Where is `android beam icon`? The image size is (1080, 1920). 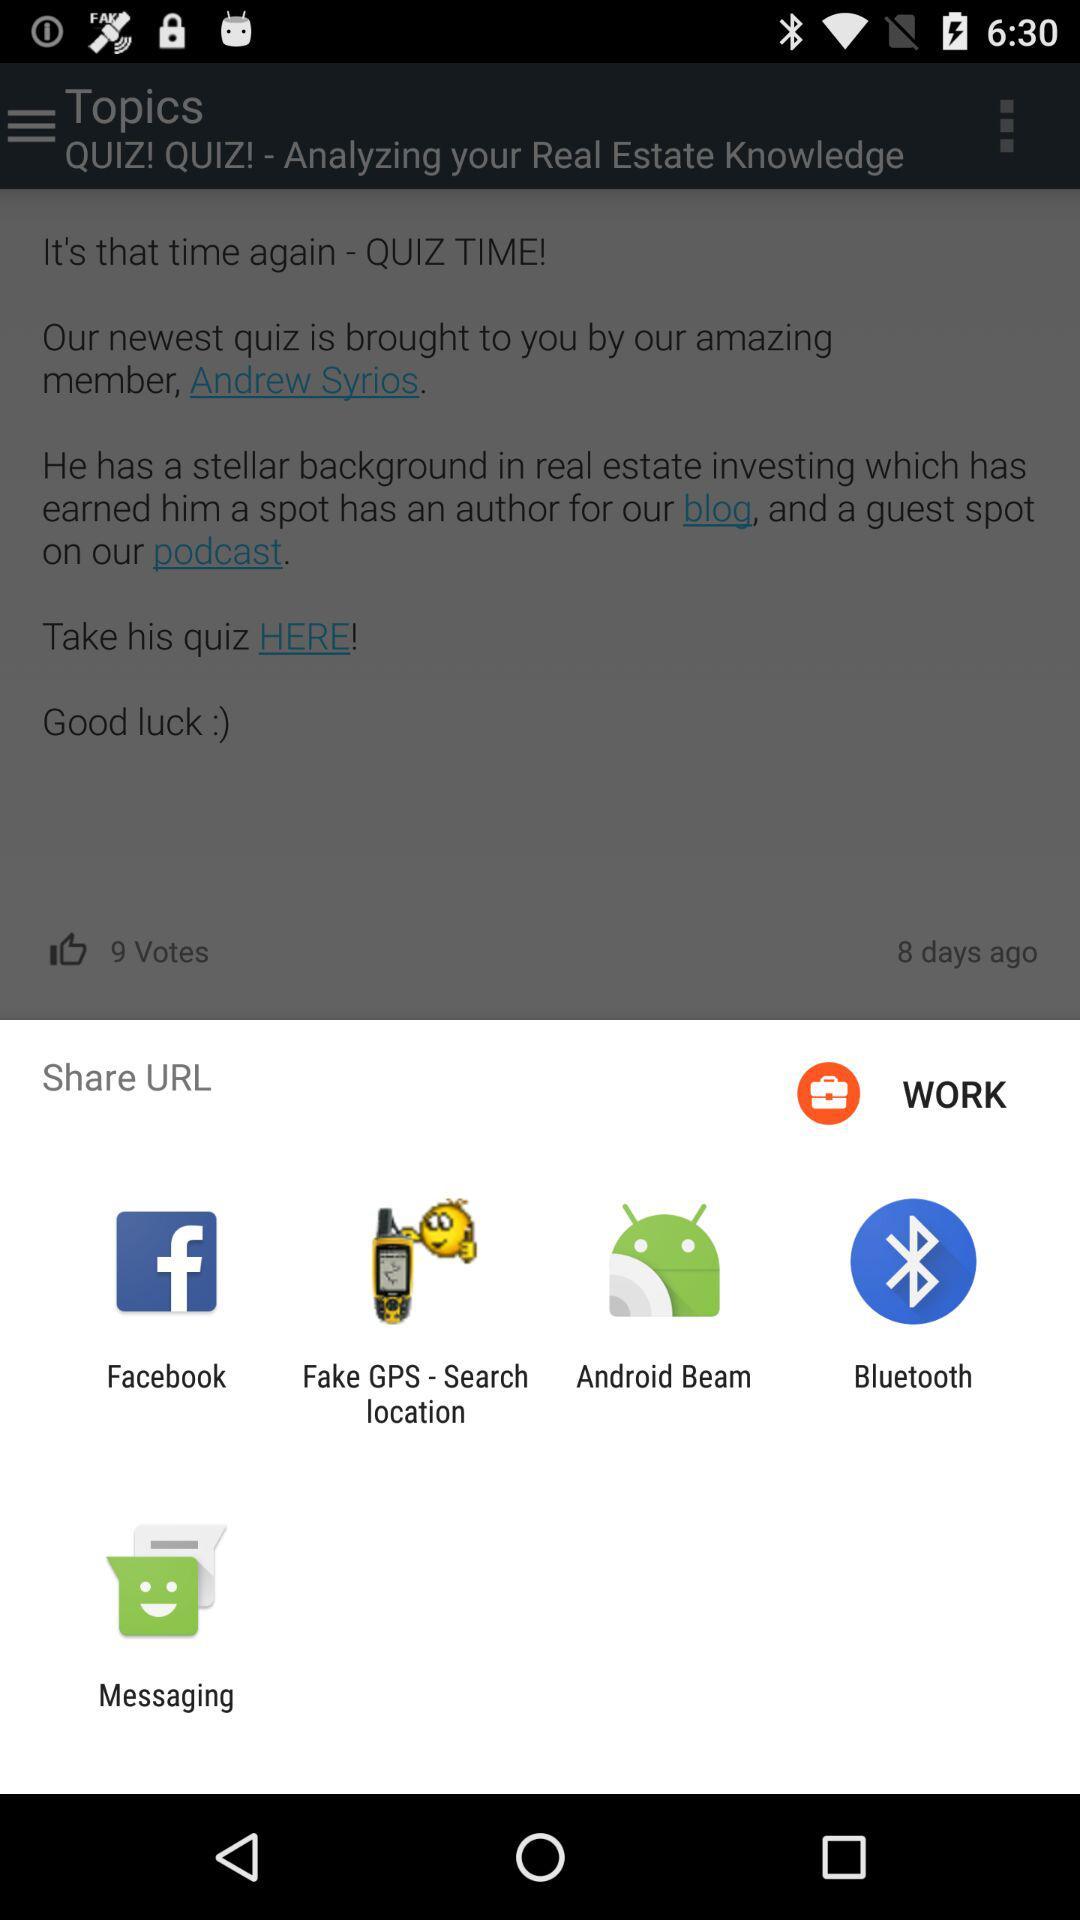
android beam icon is located at coordinates (664, 1392).